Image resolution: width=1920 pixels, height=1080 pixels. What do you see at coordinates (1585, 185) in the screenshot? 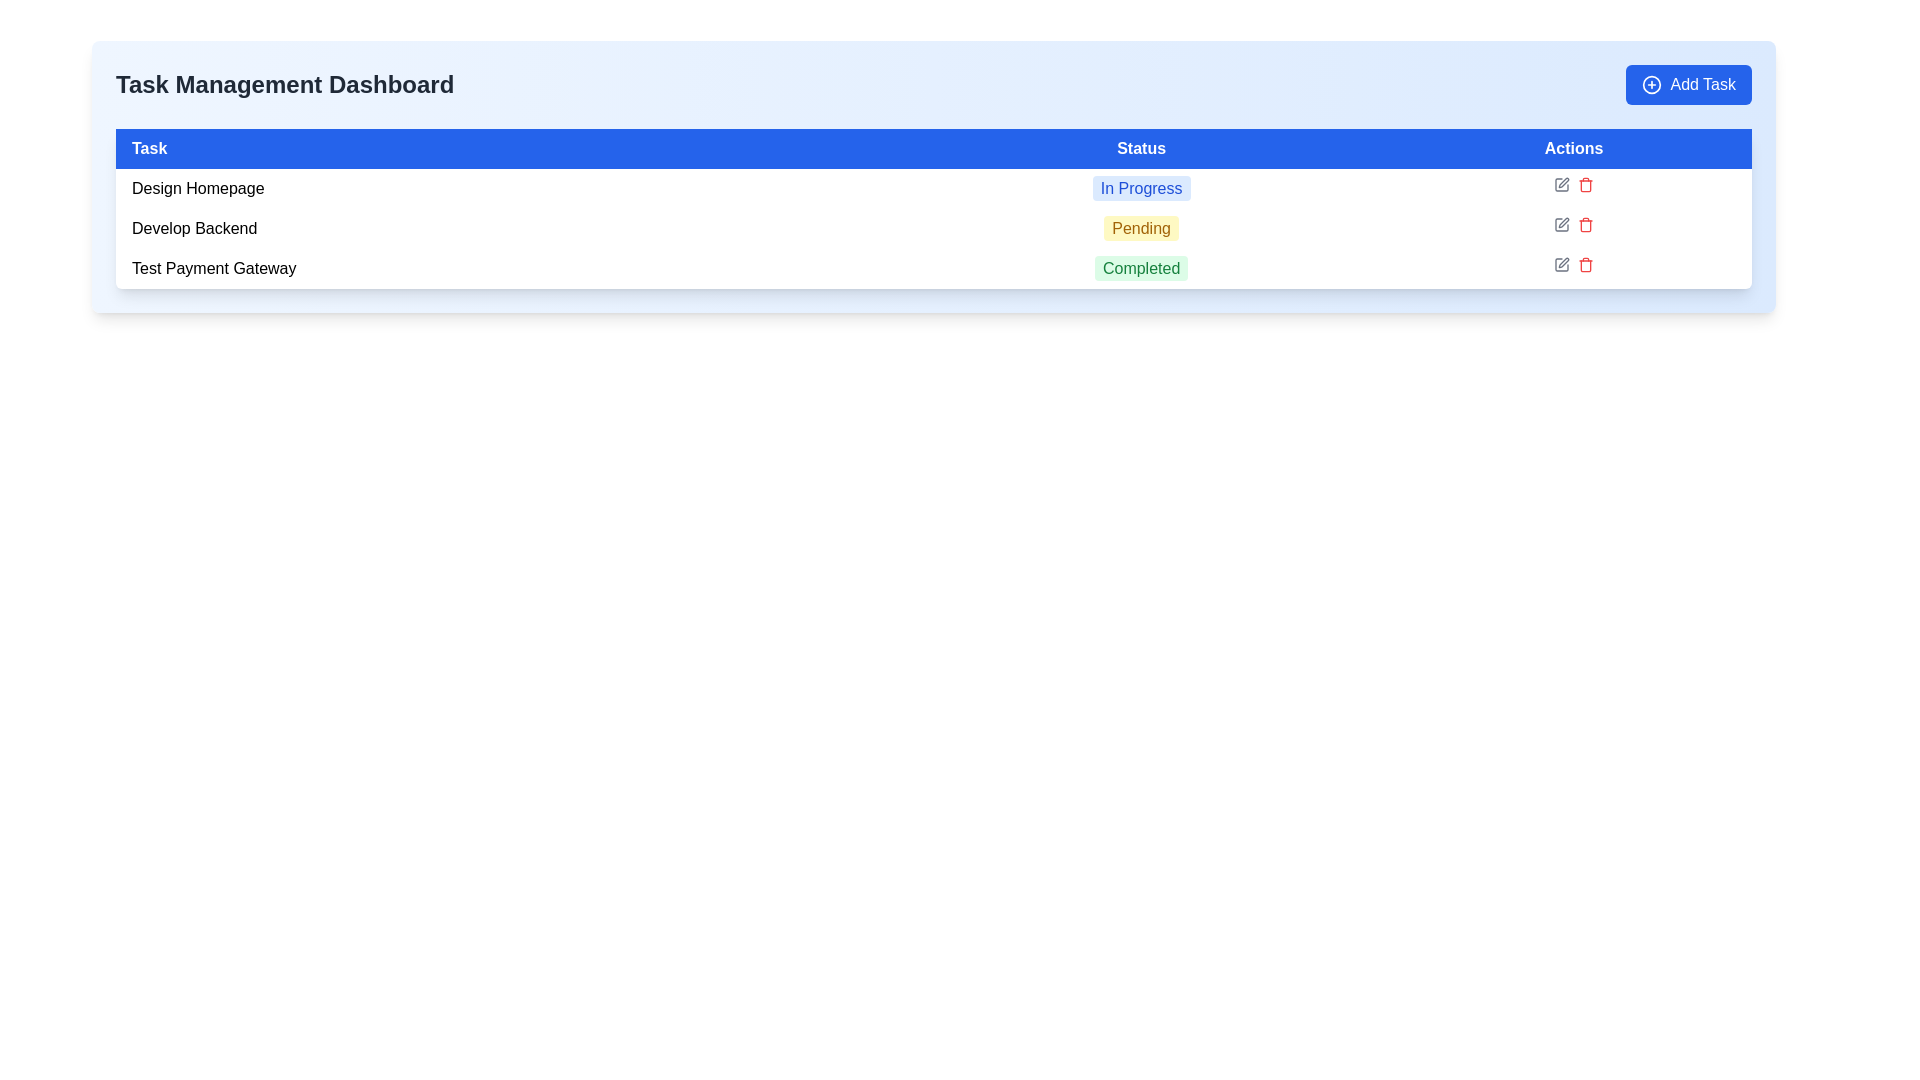
I see `the delete icon in the 'Actions' column of the task list, which is the second element in the column after the edit icon` at bounding box center [1585, 185].